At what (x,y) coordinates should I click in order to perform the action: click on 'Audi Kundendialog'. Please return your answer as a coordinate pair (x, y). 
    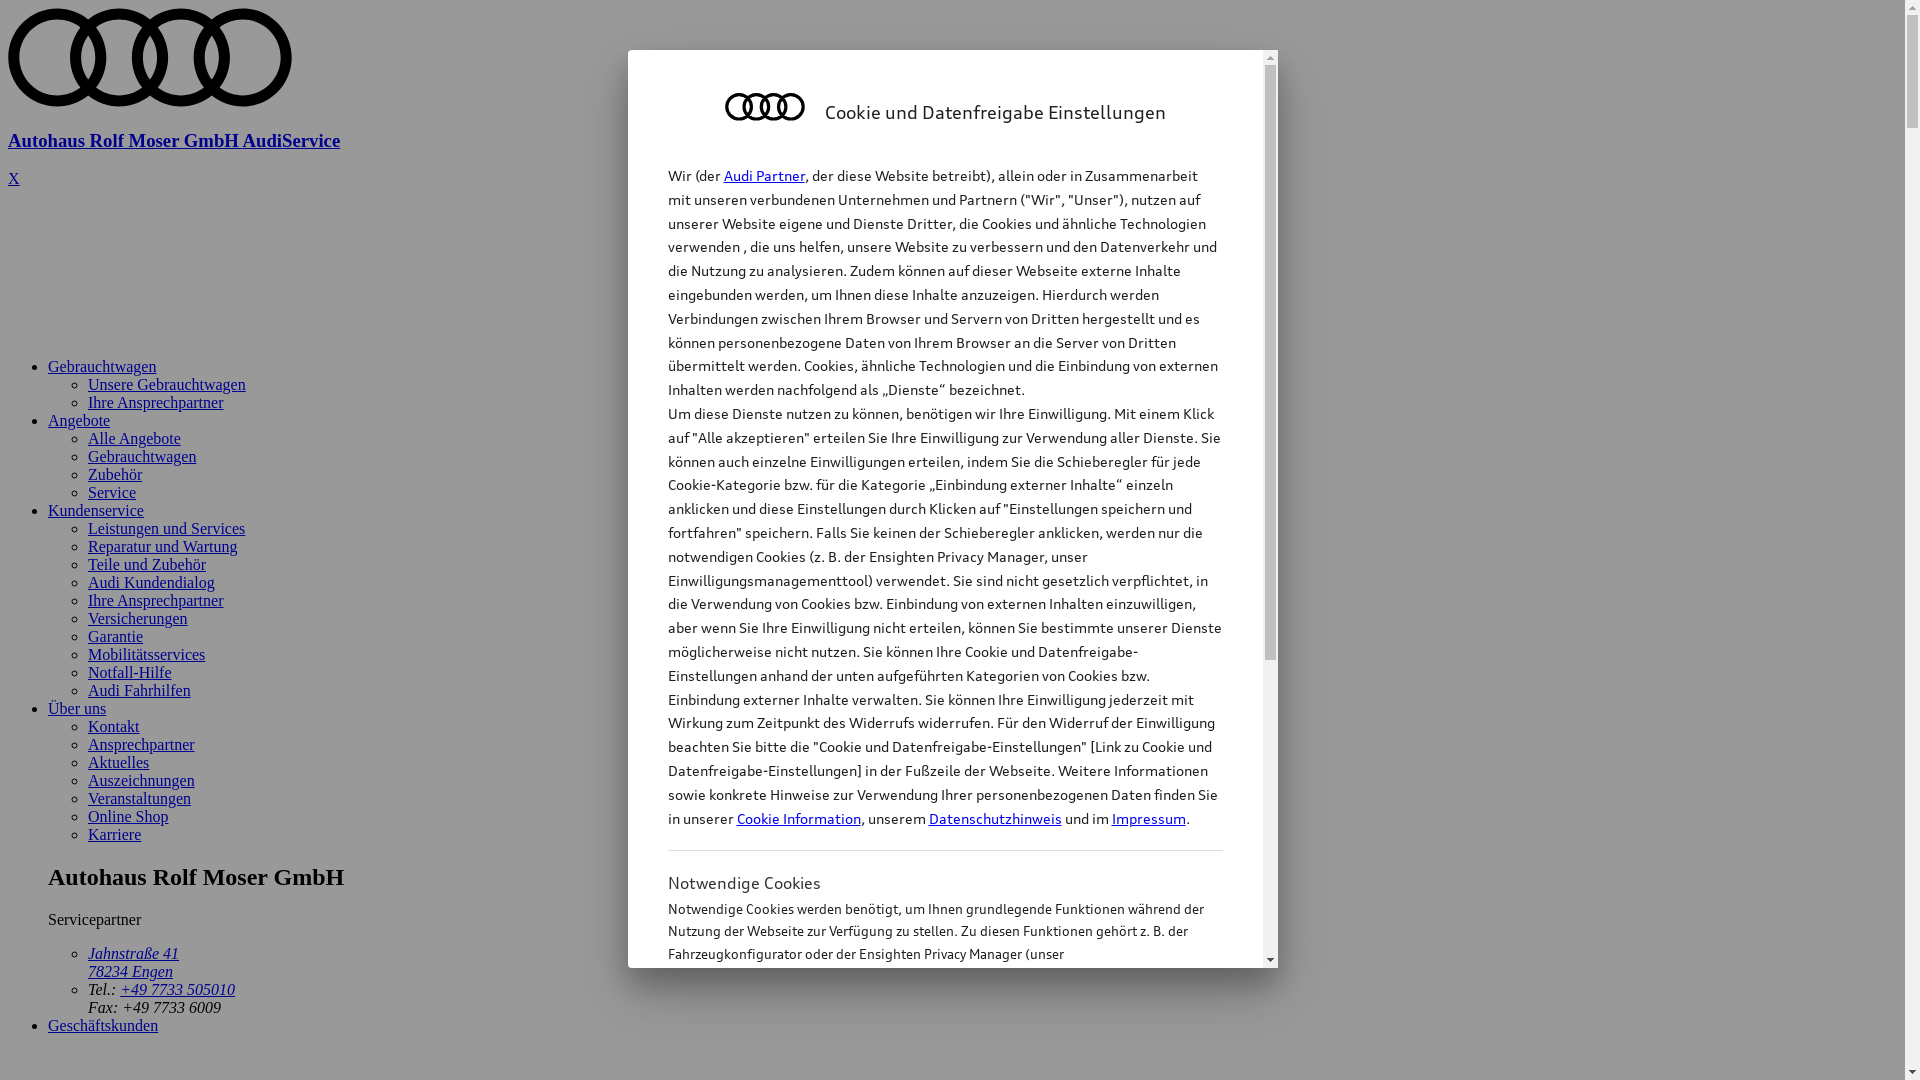
    Looking at the image, I should click on (150, 582).